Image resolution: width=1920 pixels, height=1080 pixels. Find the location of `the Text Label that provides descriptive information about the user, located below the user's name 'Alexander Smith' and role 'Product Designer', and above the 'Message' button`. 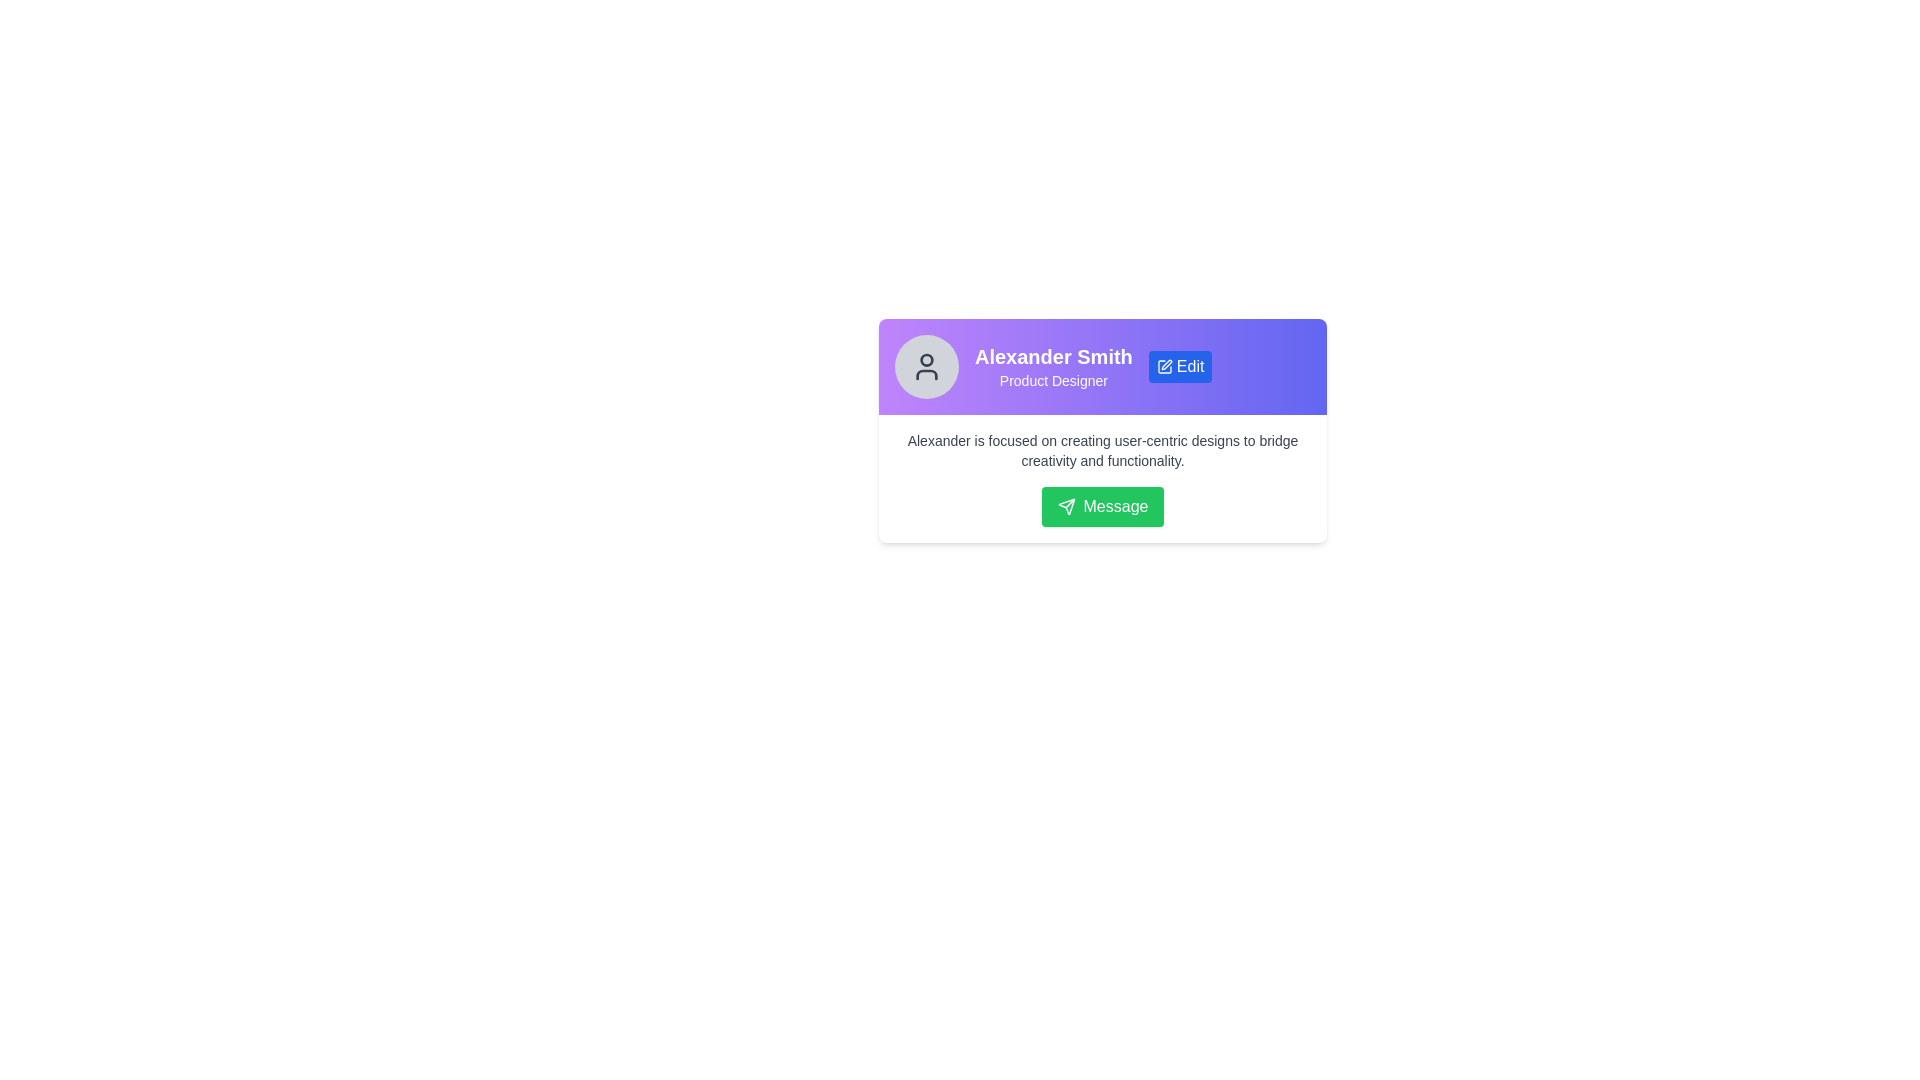

the Text Label that provides descriptive information about the user, located below the user's name 'Alexander Smith' and role 'Product Designer', and above the 'Message' button is located at coordinates (1102, 451).